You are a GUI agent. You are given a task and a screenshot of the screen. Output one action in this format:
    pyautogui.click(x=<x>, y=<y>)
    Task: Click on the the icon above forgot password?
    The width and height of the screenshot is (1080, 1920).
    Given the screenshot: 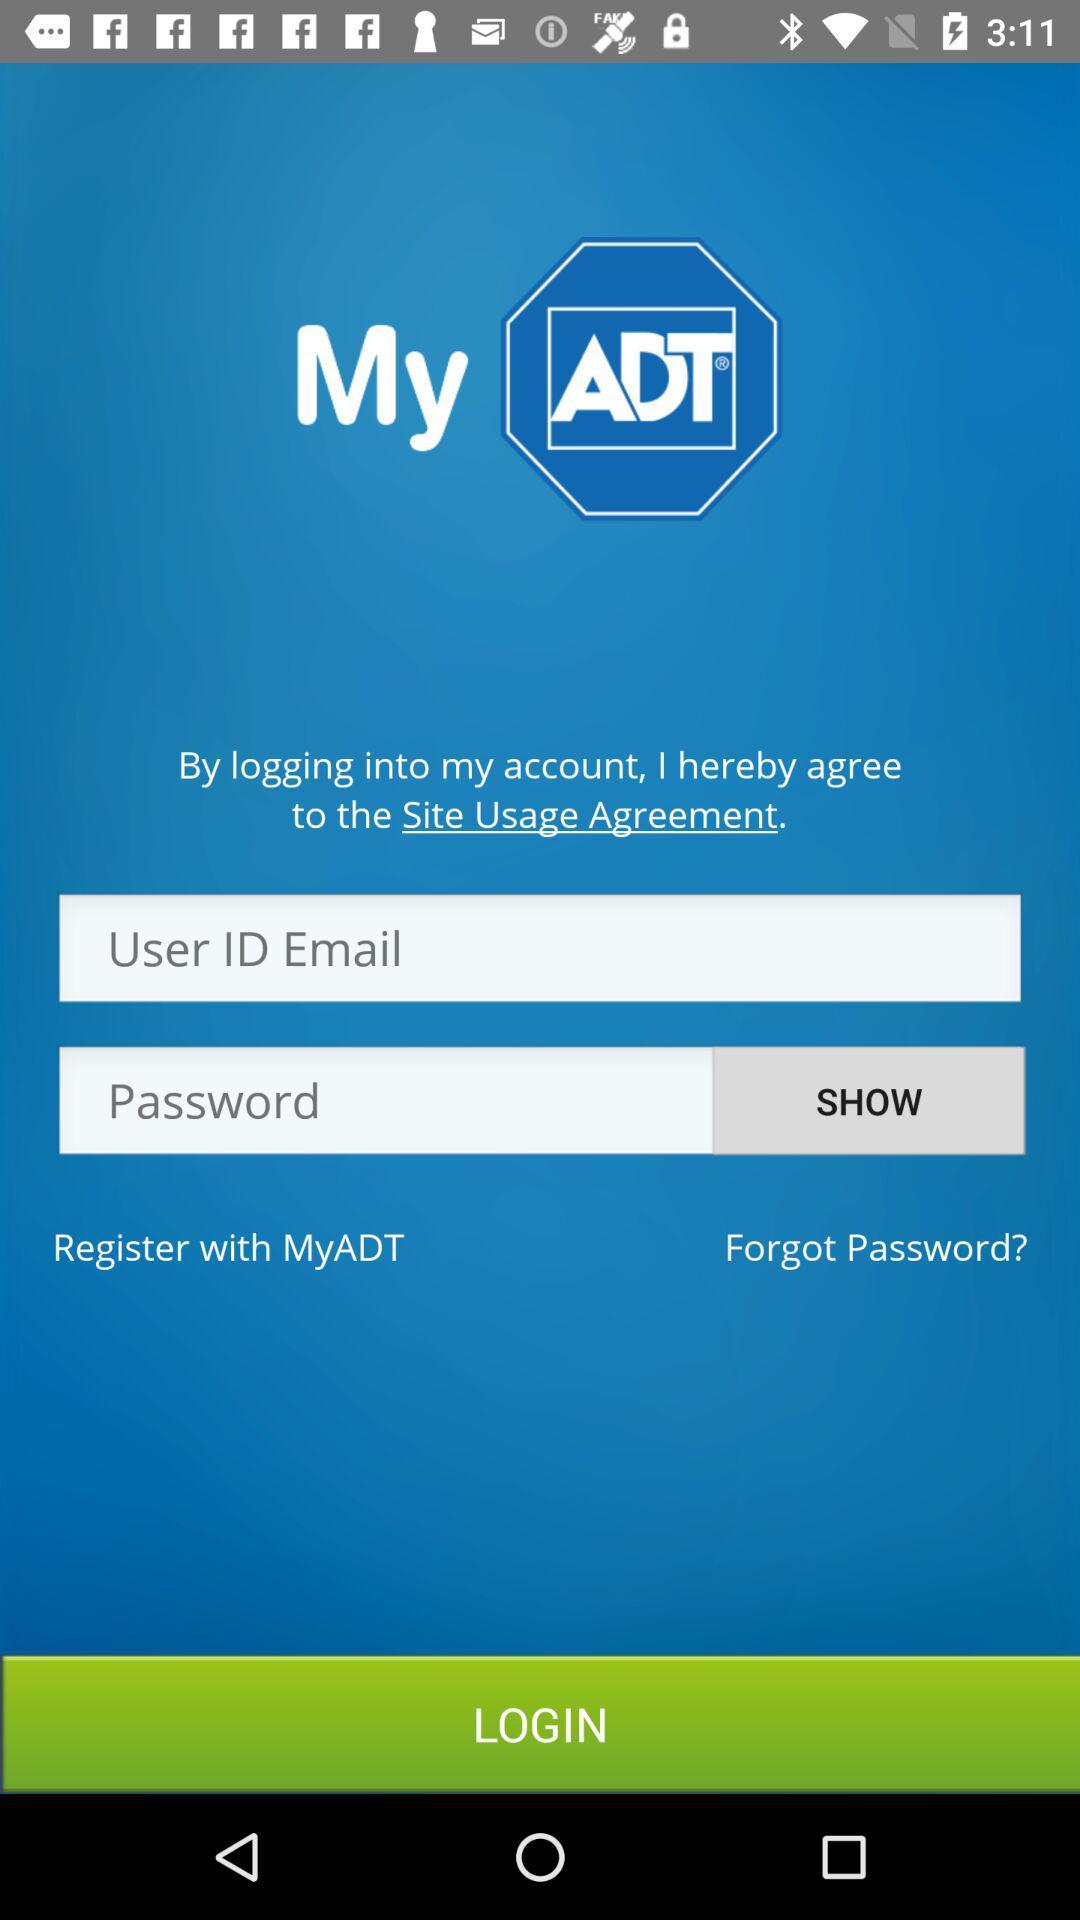 What is the action you would take?
    pyautogui.click(x=868, y=1100)
    